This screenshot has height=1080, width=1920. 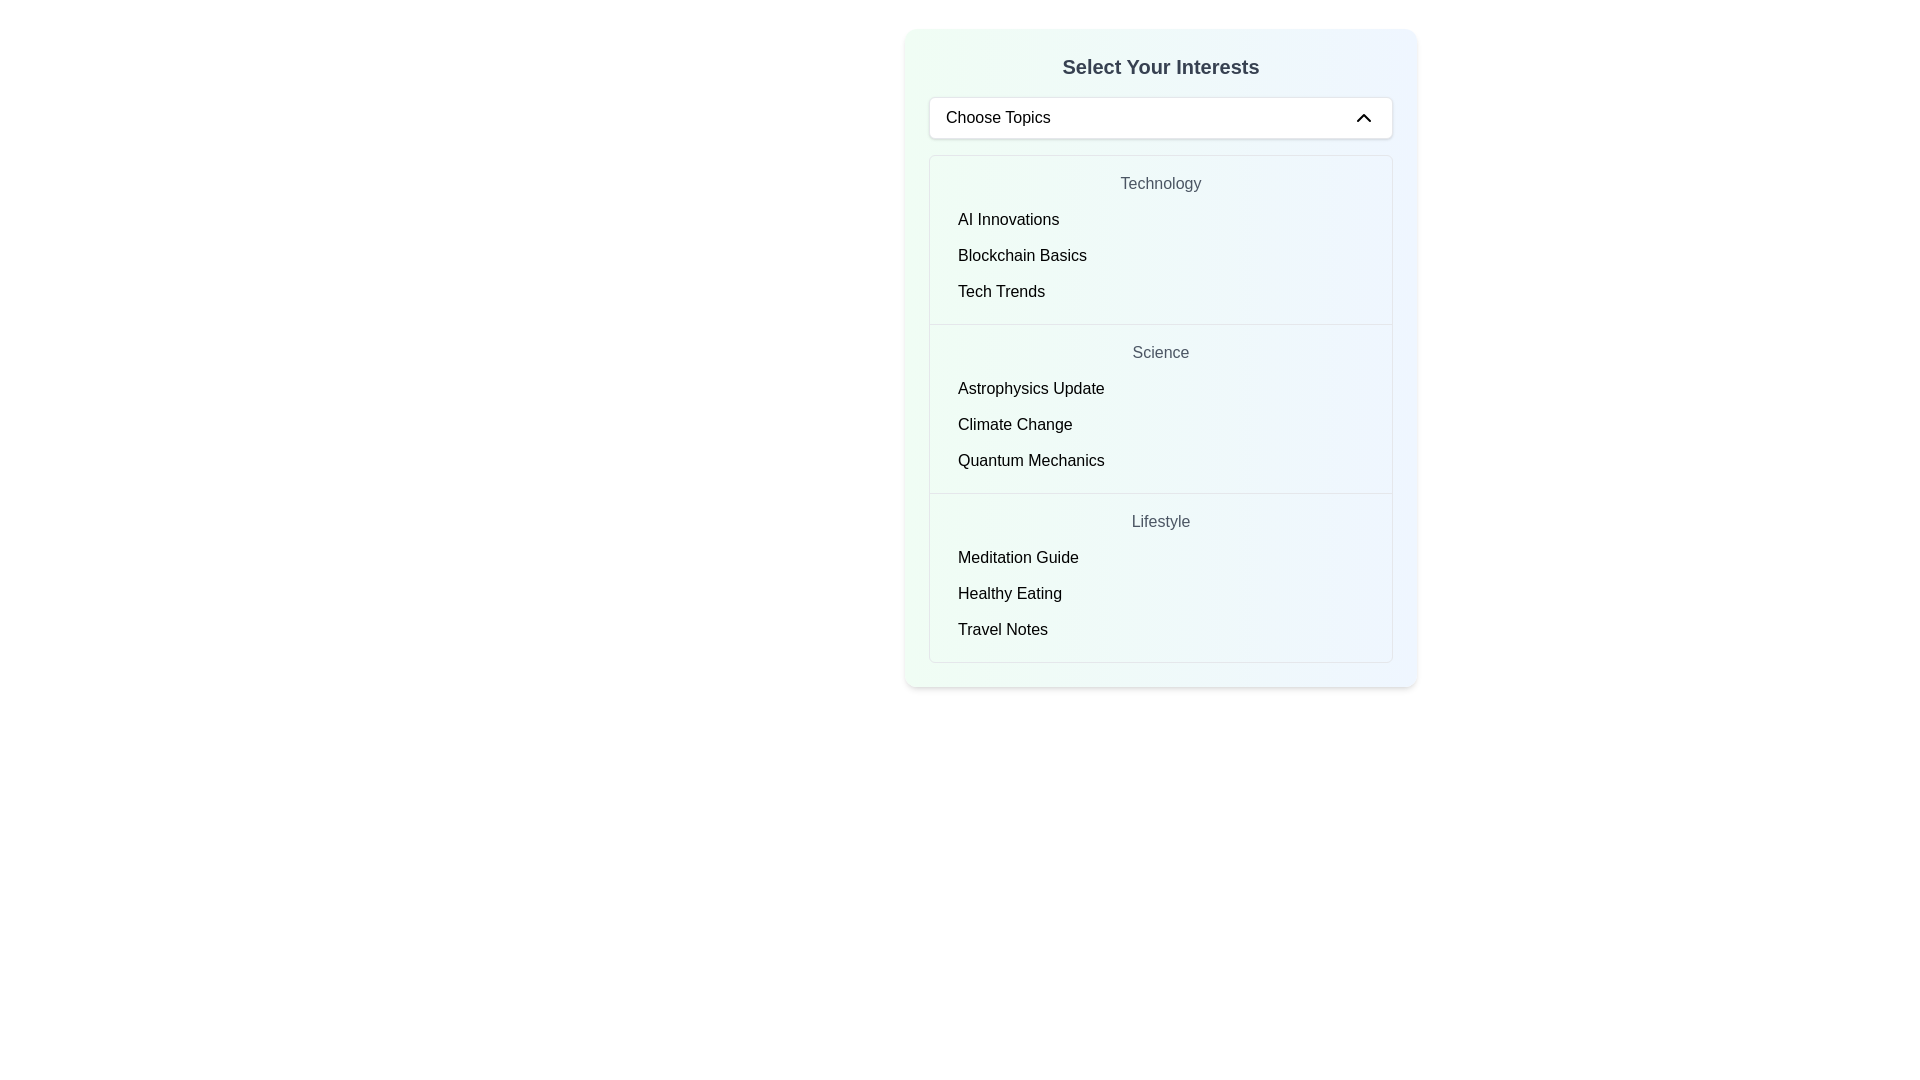 I want to click on the upward-pointing chevron icon located at the far right side of the 'Choose Topics' horizontal bar, so click(x=1362, y=118).